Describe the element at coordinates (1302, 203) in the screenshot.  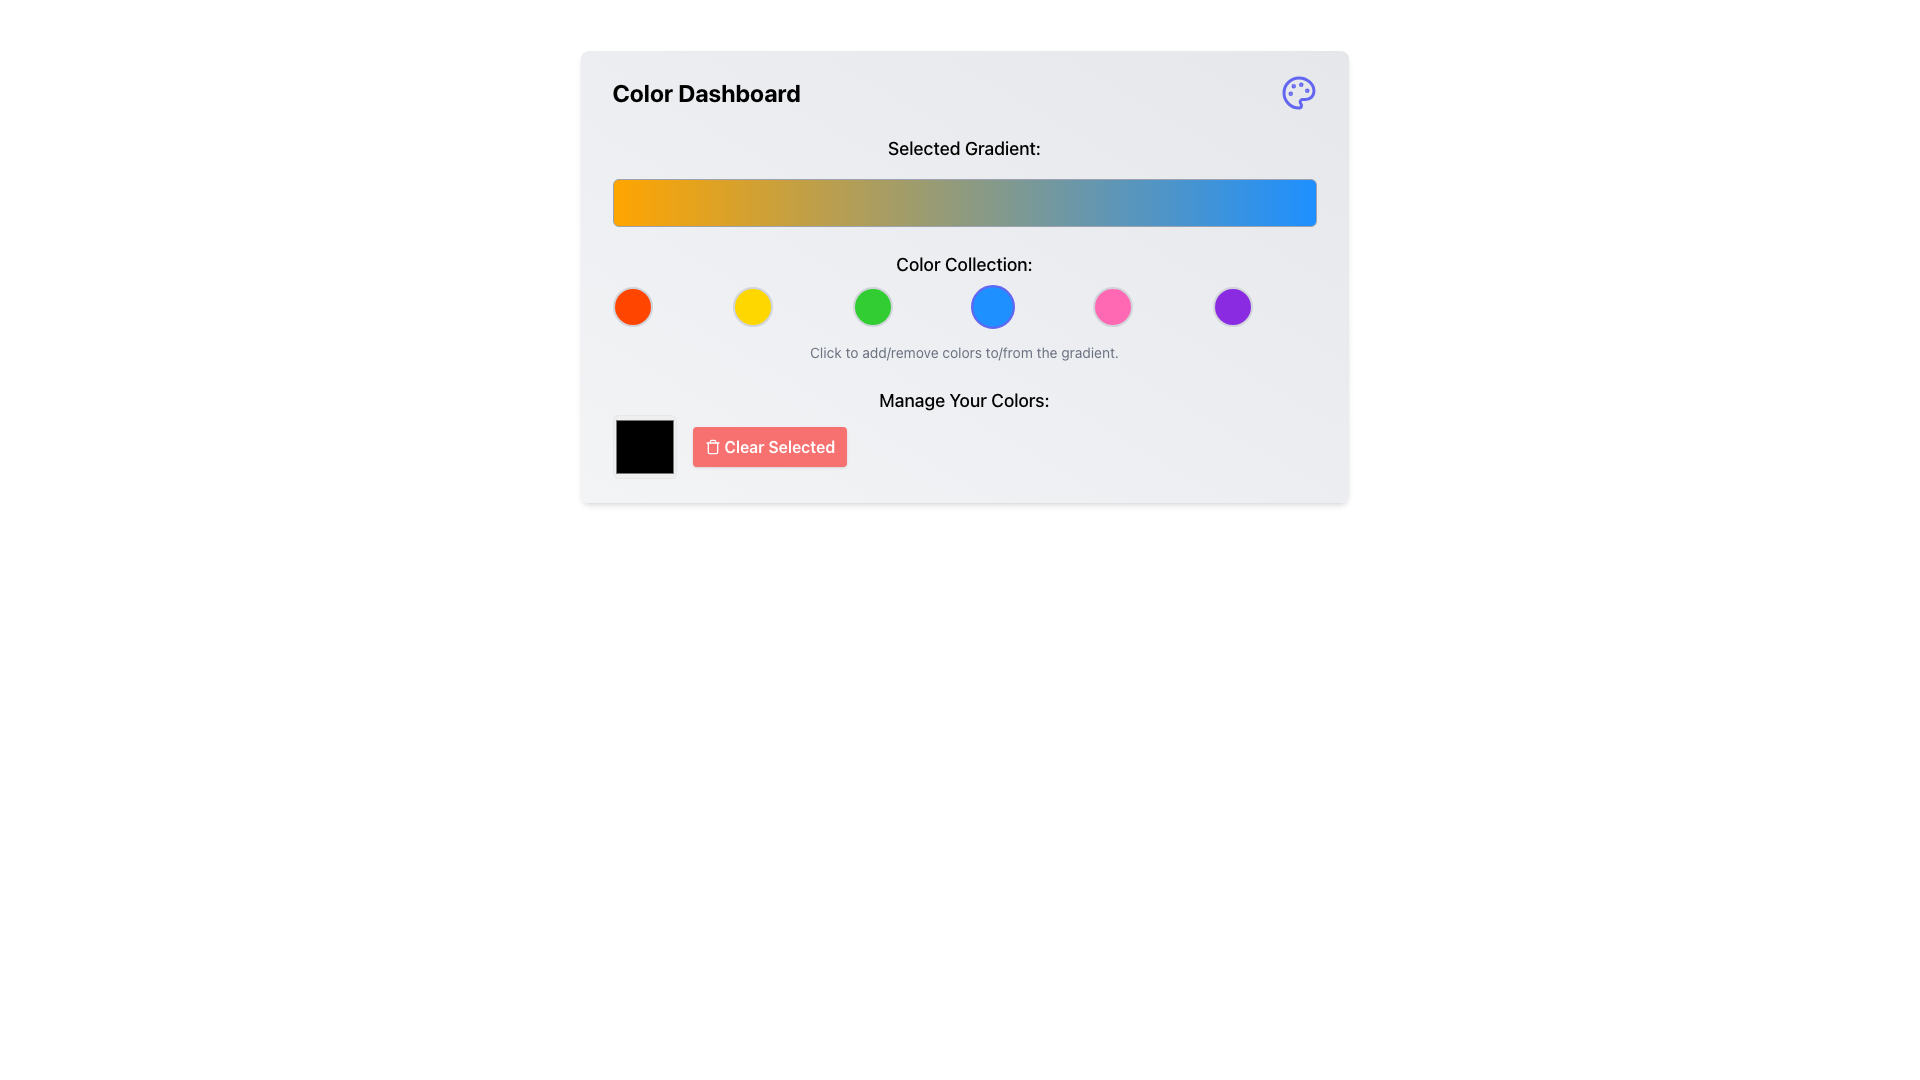
I see `the gradient selection` at that location.